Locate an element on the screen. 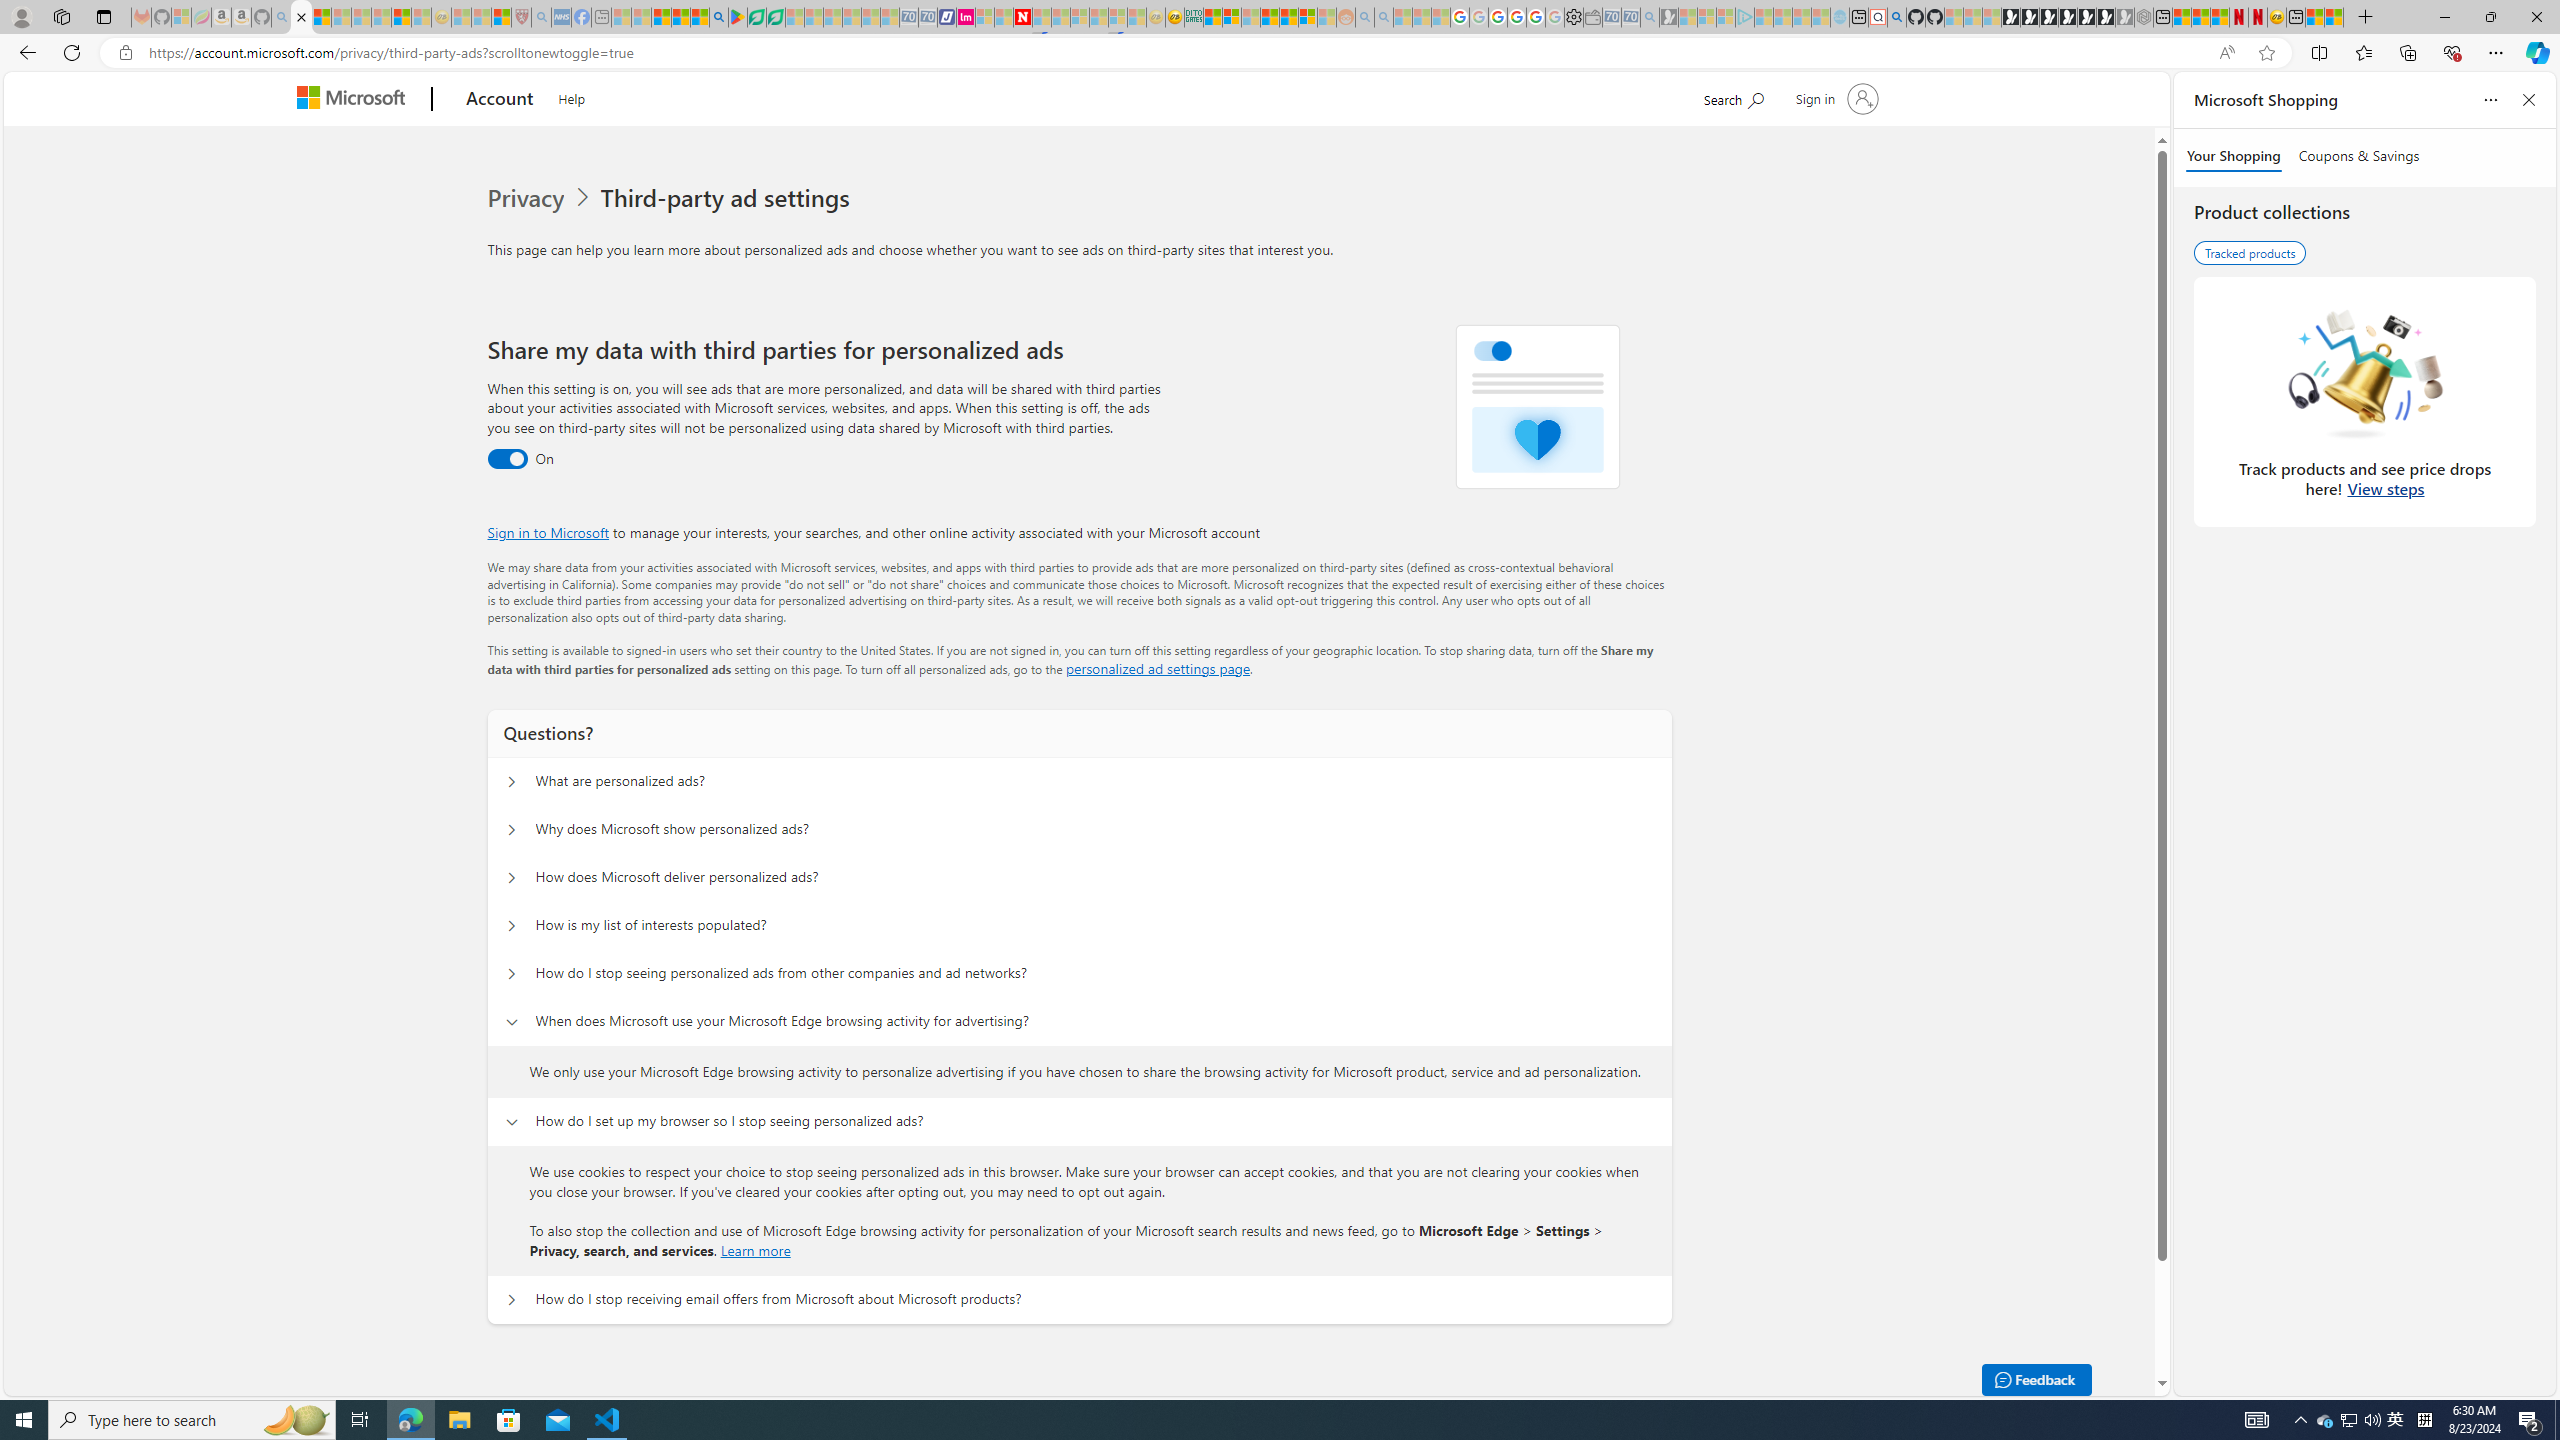 This screenshot has width=2560, height=1440. 'Bluey: Let' is located at coordinates (737, 16).